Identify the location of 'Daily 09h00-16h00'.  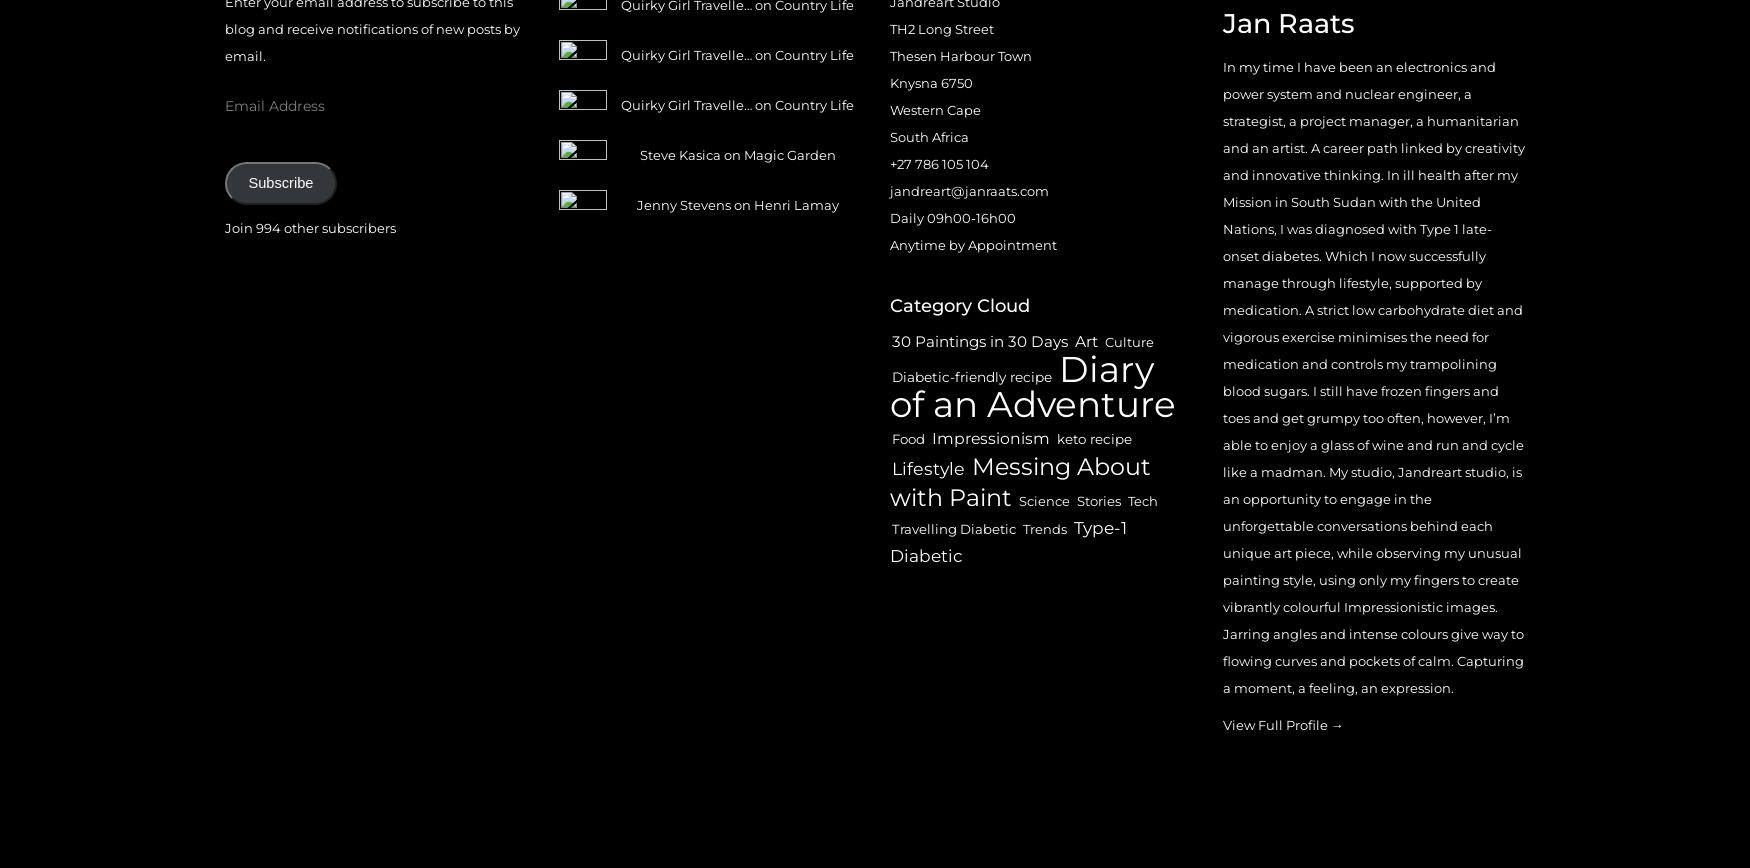
(953, 217).